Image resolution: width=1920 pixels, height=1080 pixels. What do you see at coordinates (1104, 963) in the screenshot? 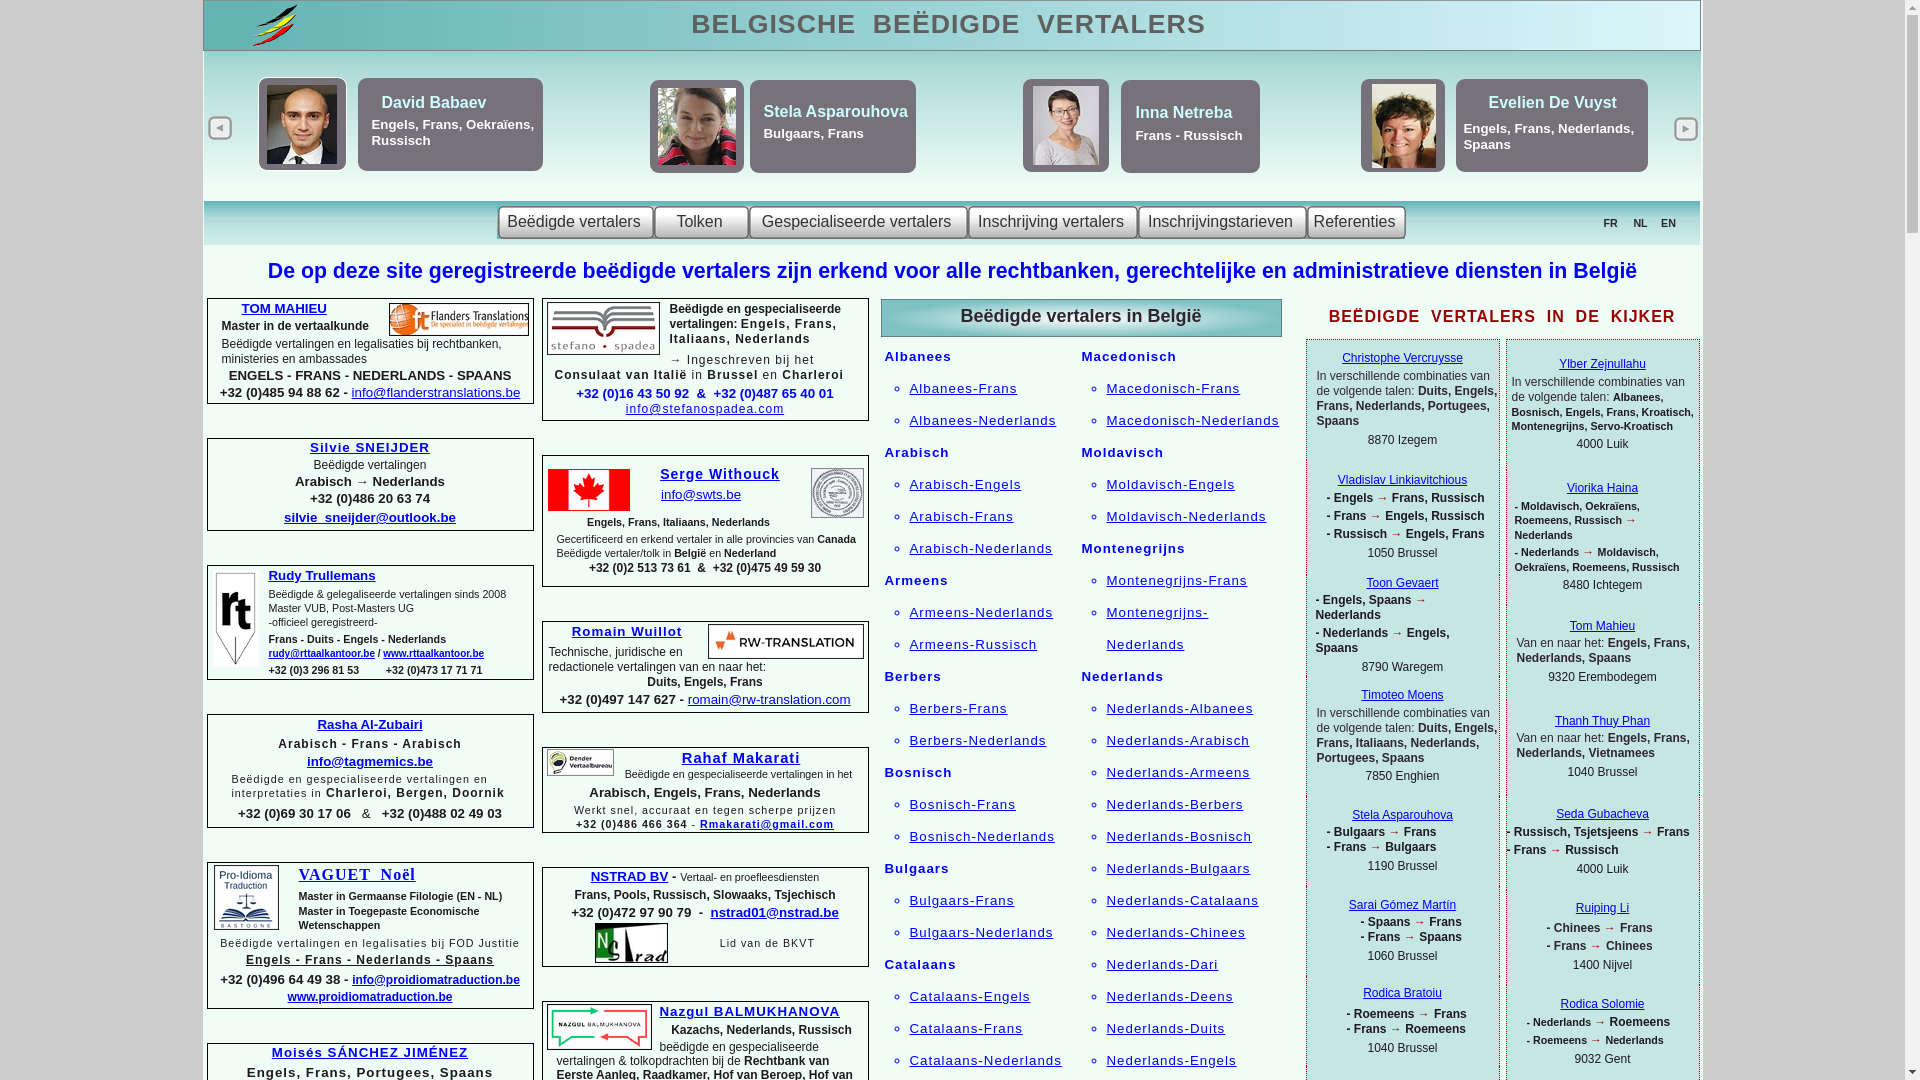
I see `'Nederlands-Dari'` at bounding box center [1104, 963].